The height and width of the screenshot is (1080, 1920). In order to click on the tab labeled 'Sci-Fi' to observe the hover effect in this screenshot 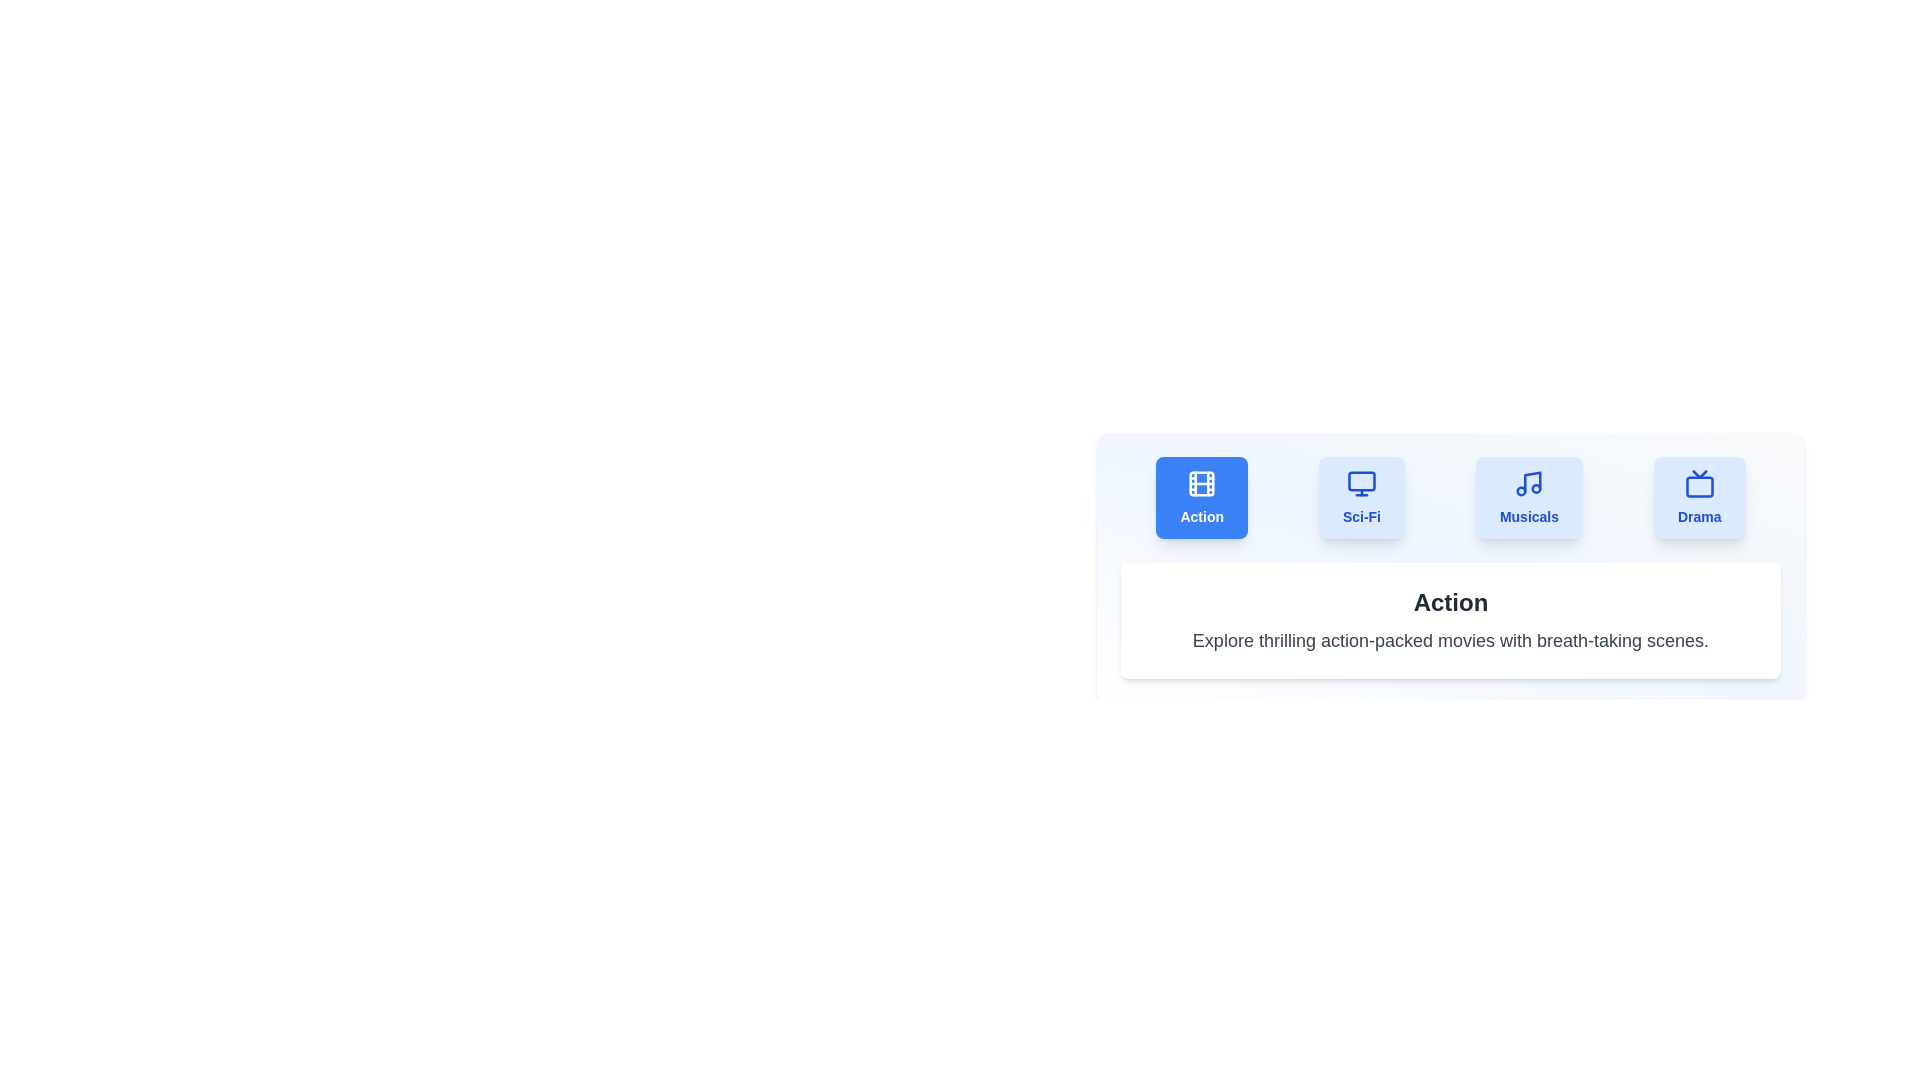, I will do `click(1360, 496)`.